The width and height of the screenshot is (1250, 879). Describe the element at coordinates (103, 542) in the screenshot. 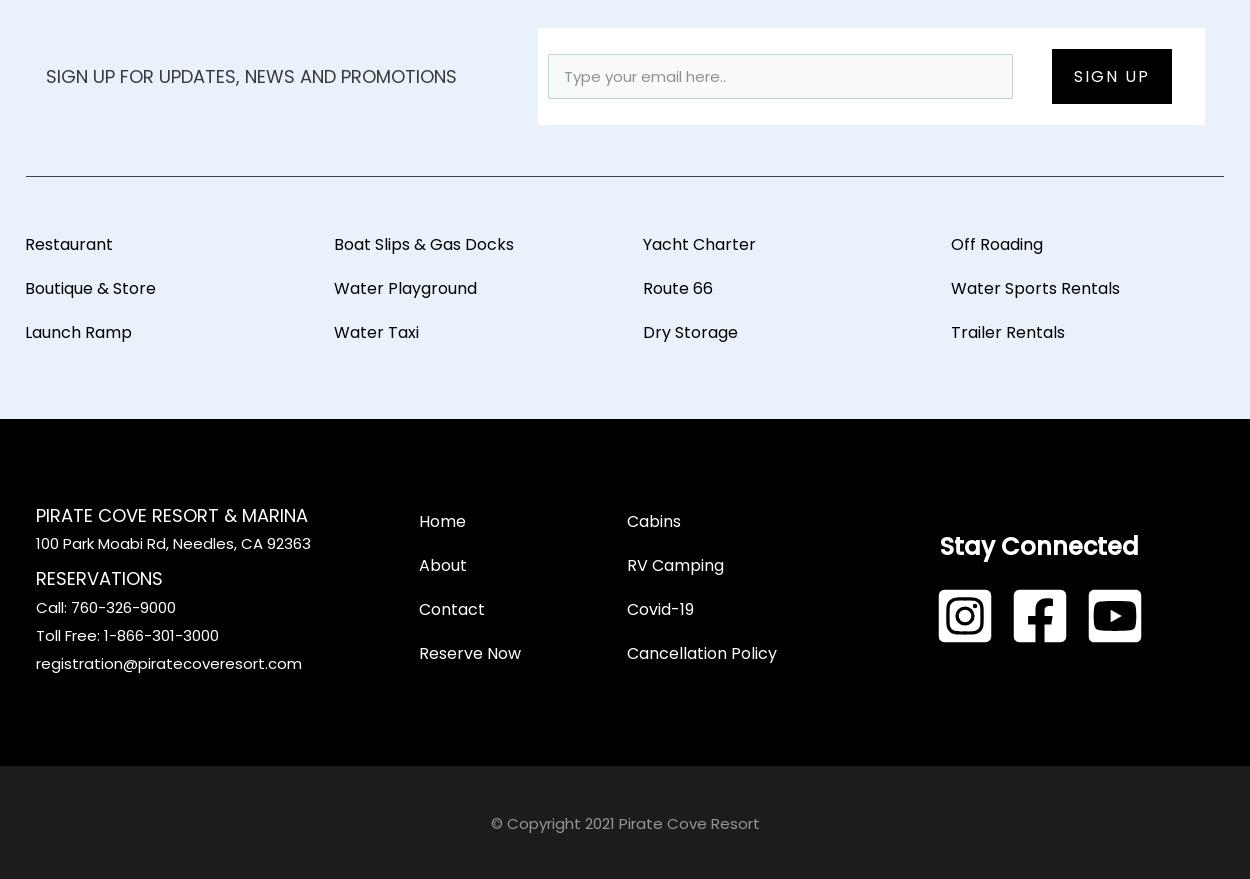

I see `'100 Park Moabi Rd,'` at that location.